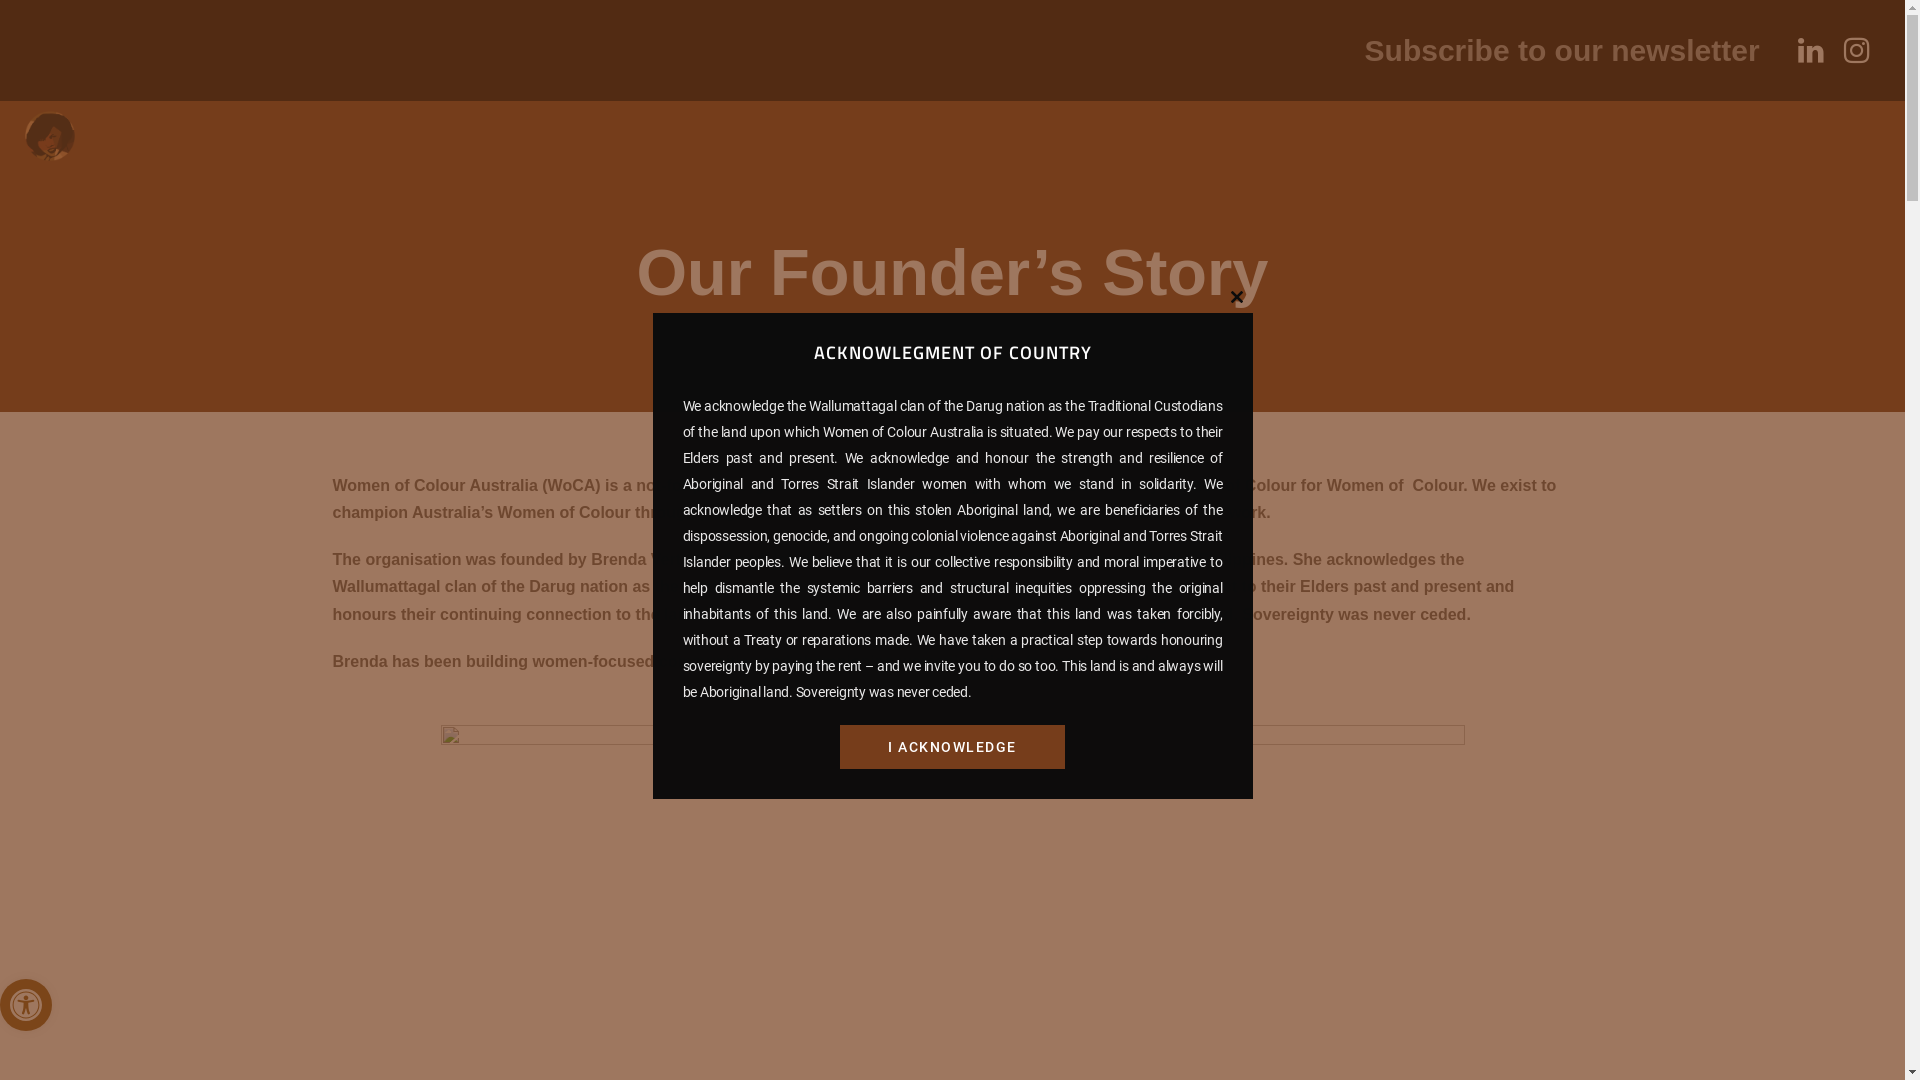 The image size is (1920, 1080). Describe the element at coordinates (957, 148) in the screenshot. I see `'CONTACT'` at that location.